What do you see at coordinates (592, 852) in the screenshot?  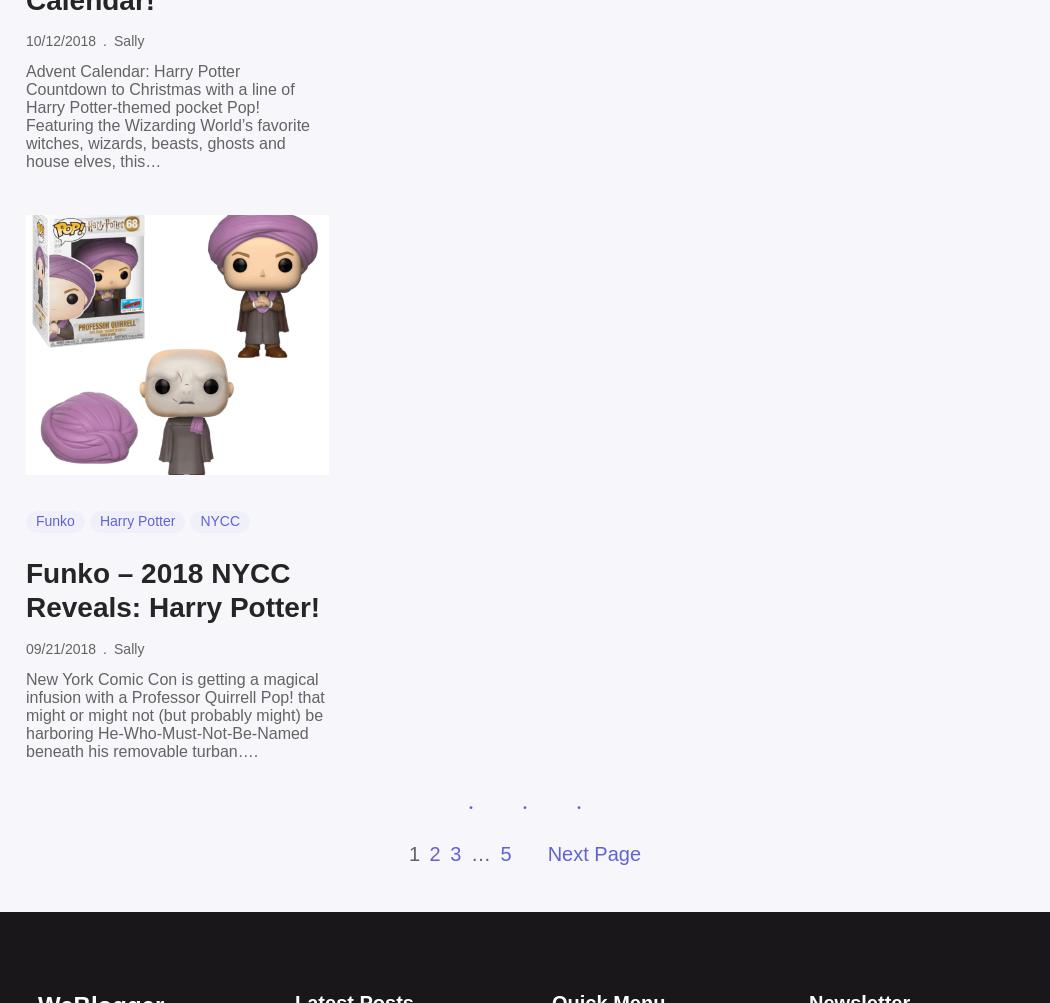 I see `'Next Page'` at bounding box center [592, 852].